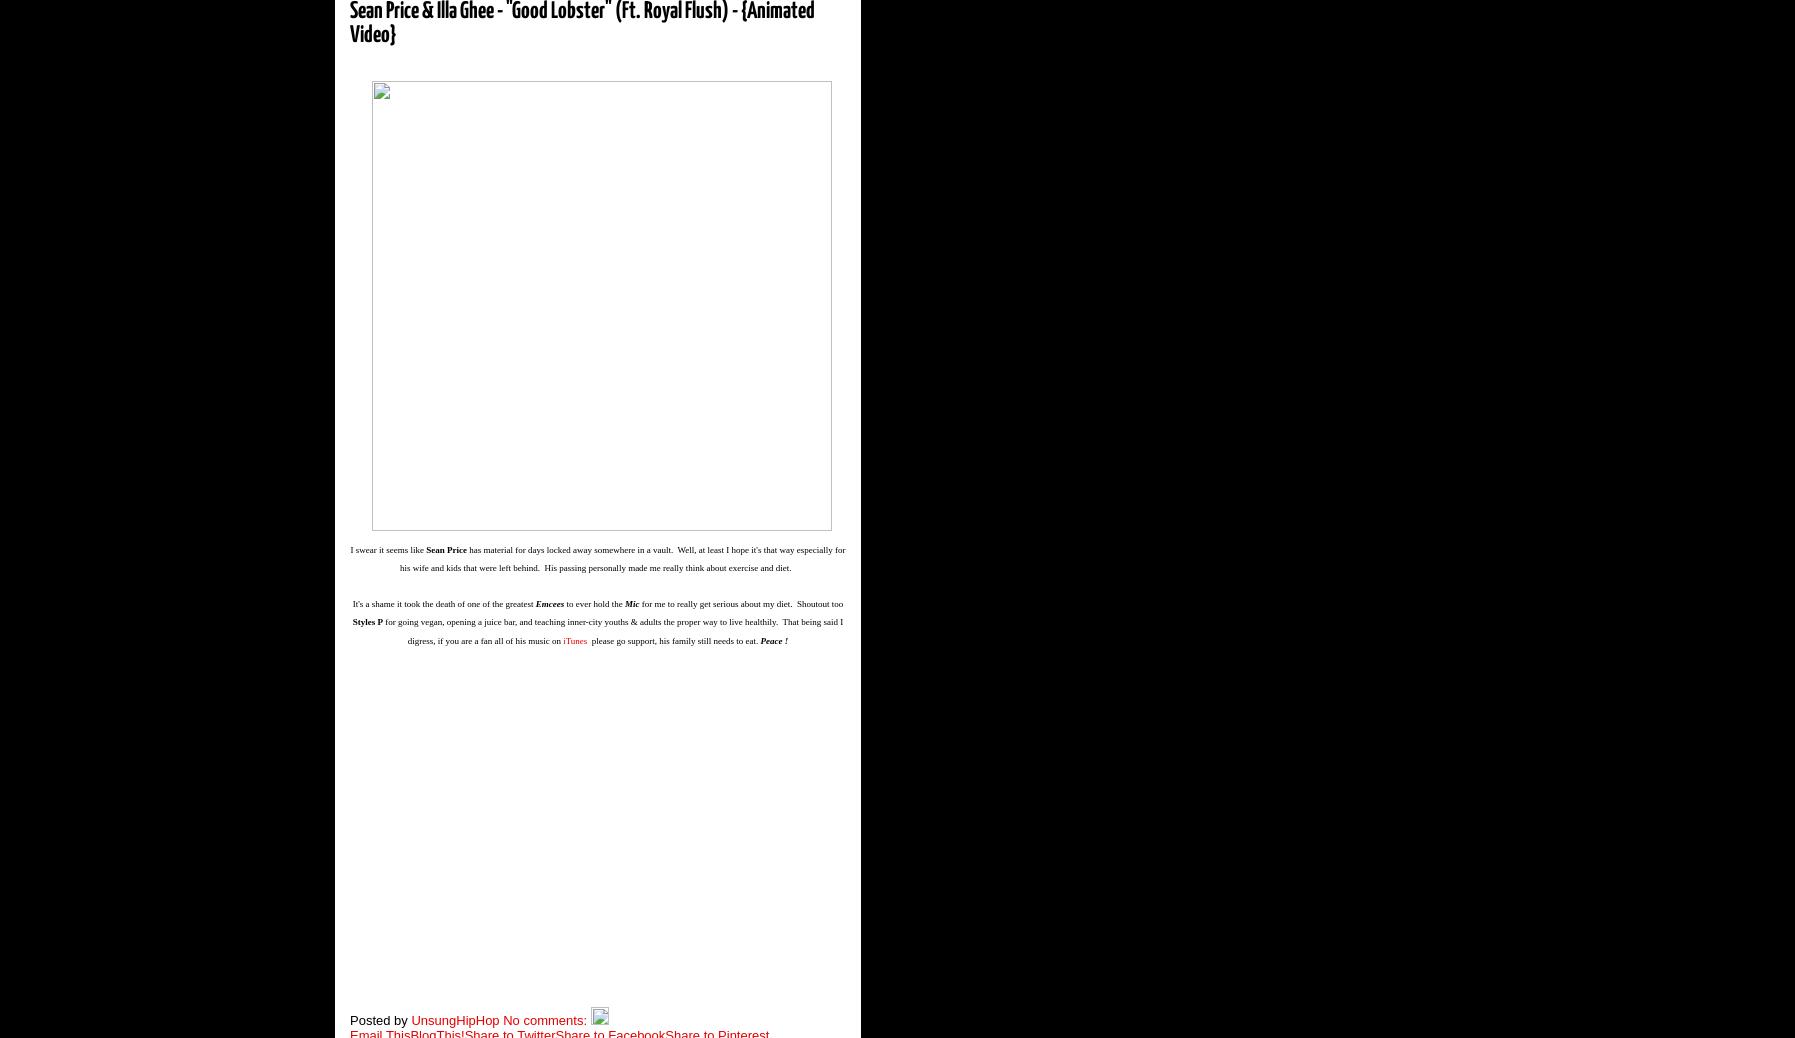  Describe the element at coordinates (673, 639) in the screenshot. I see `'please go support, his family still needs to eat.'` at that location.